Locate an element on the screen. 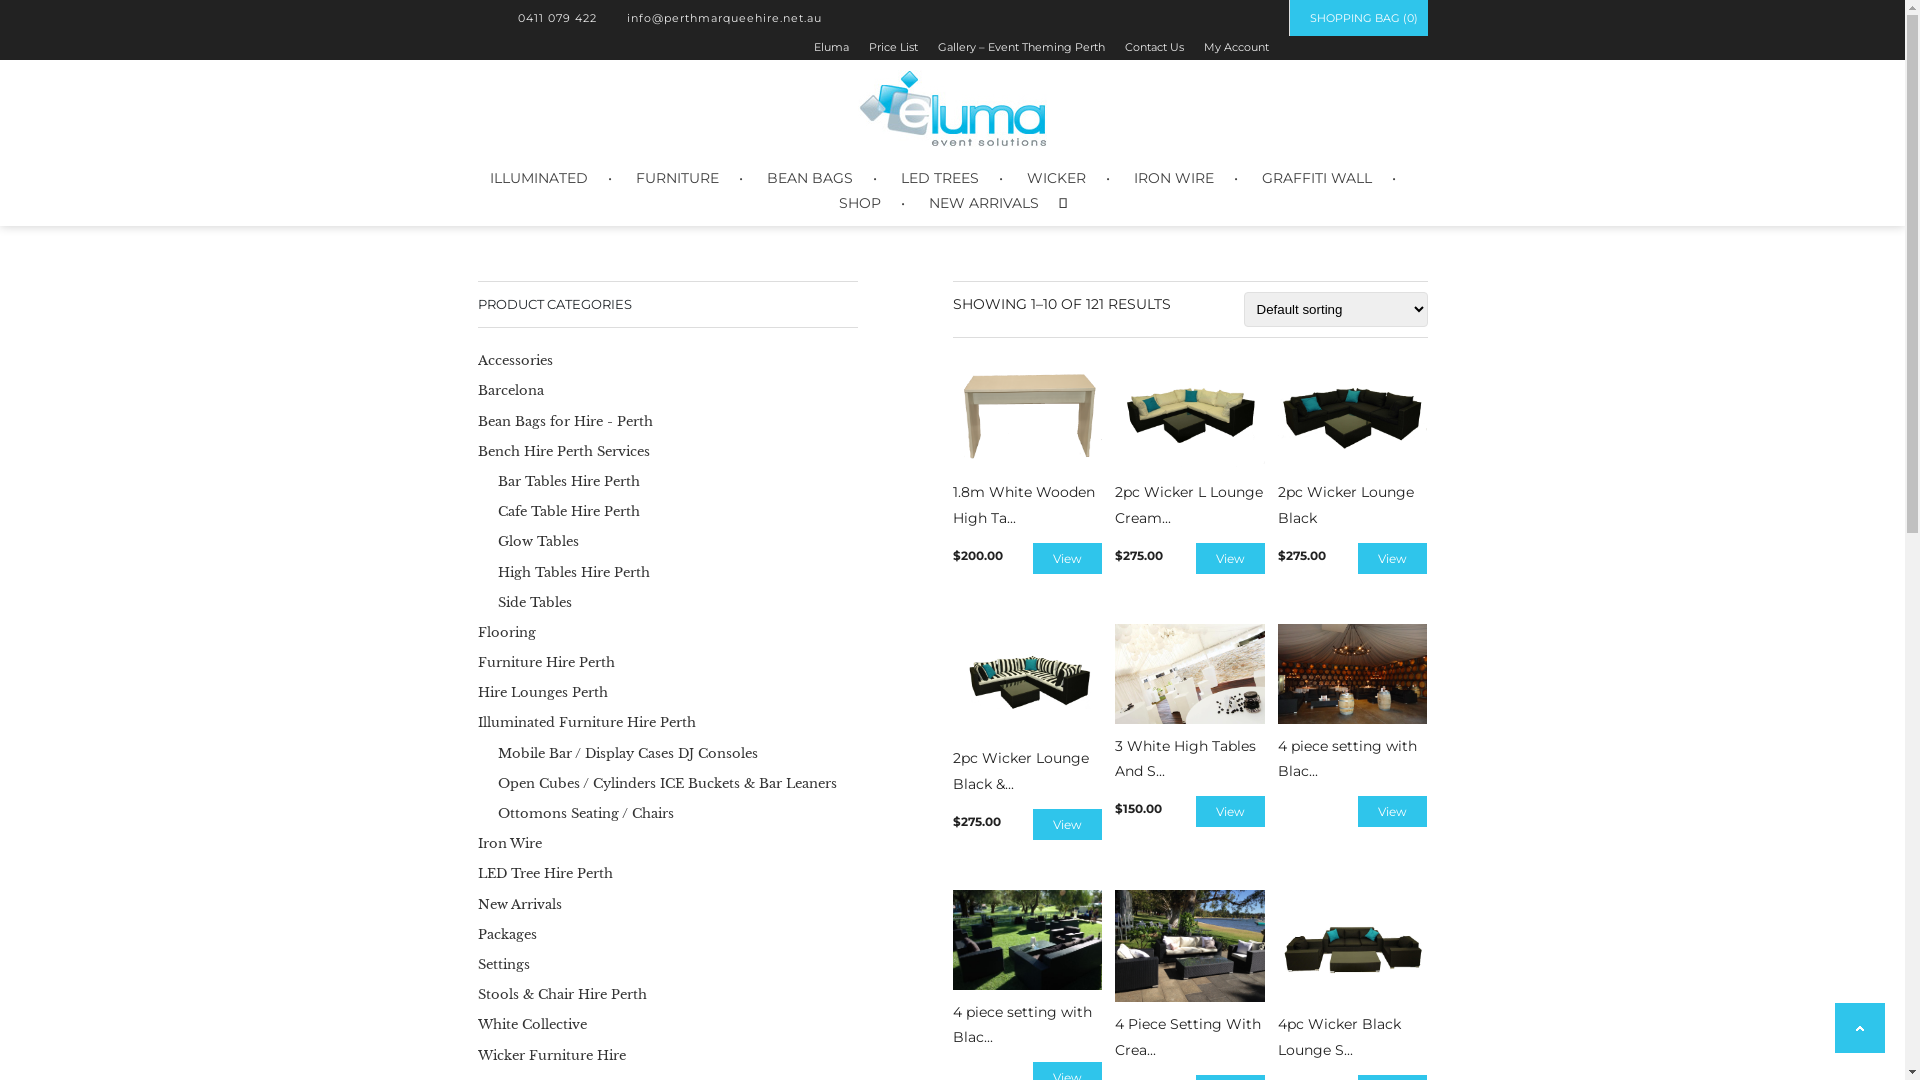 This screenshot has height=1080, width=1920. 'My Account' is located at coordinates (1235, 45).